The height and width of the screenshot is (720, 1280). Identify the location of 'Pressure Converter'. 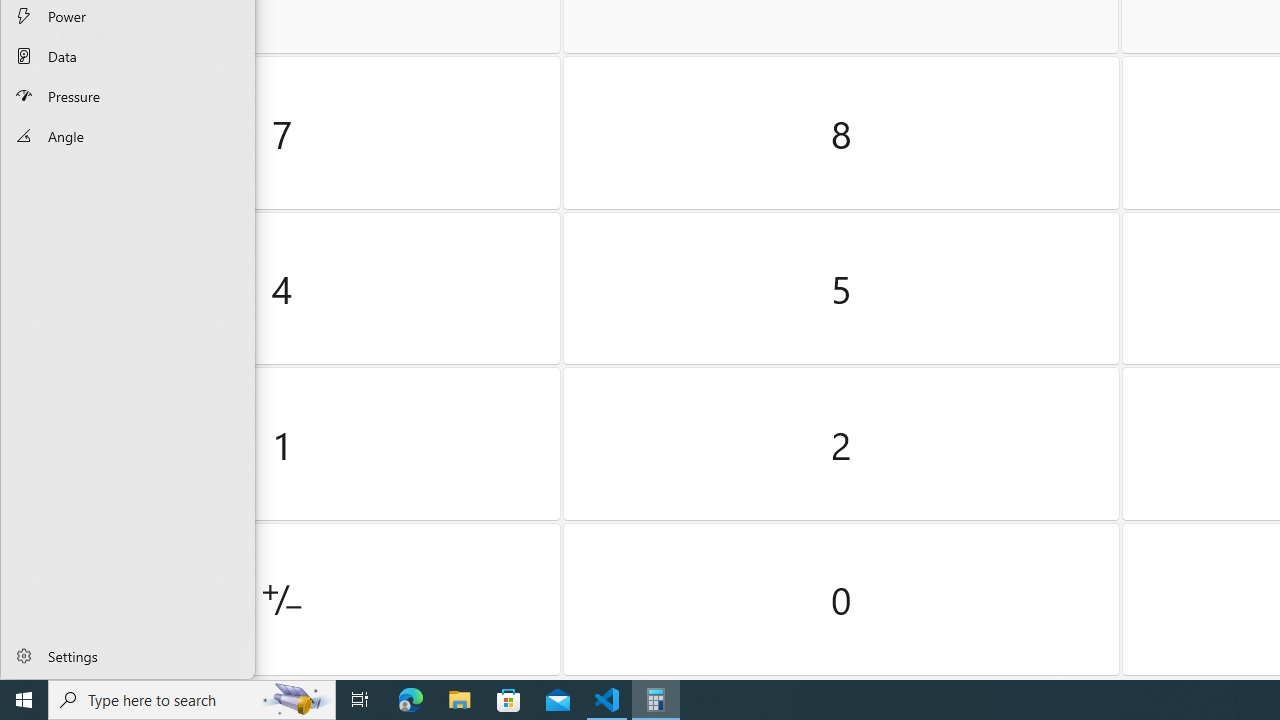
(127, 95).